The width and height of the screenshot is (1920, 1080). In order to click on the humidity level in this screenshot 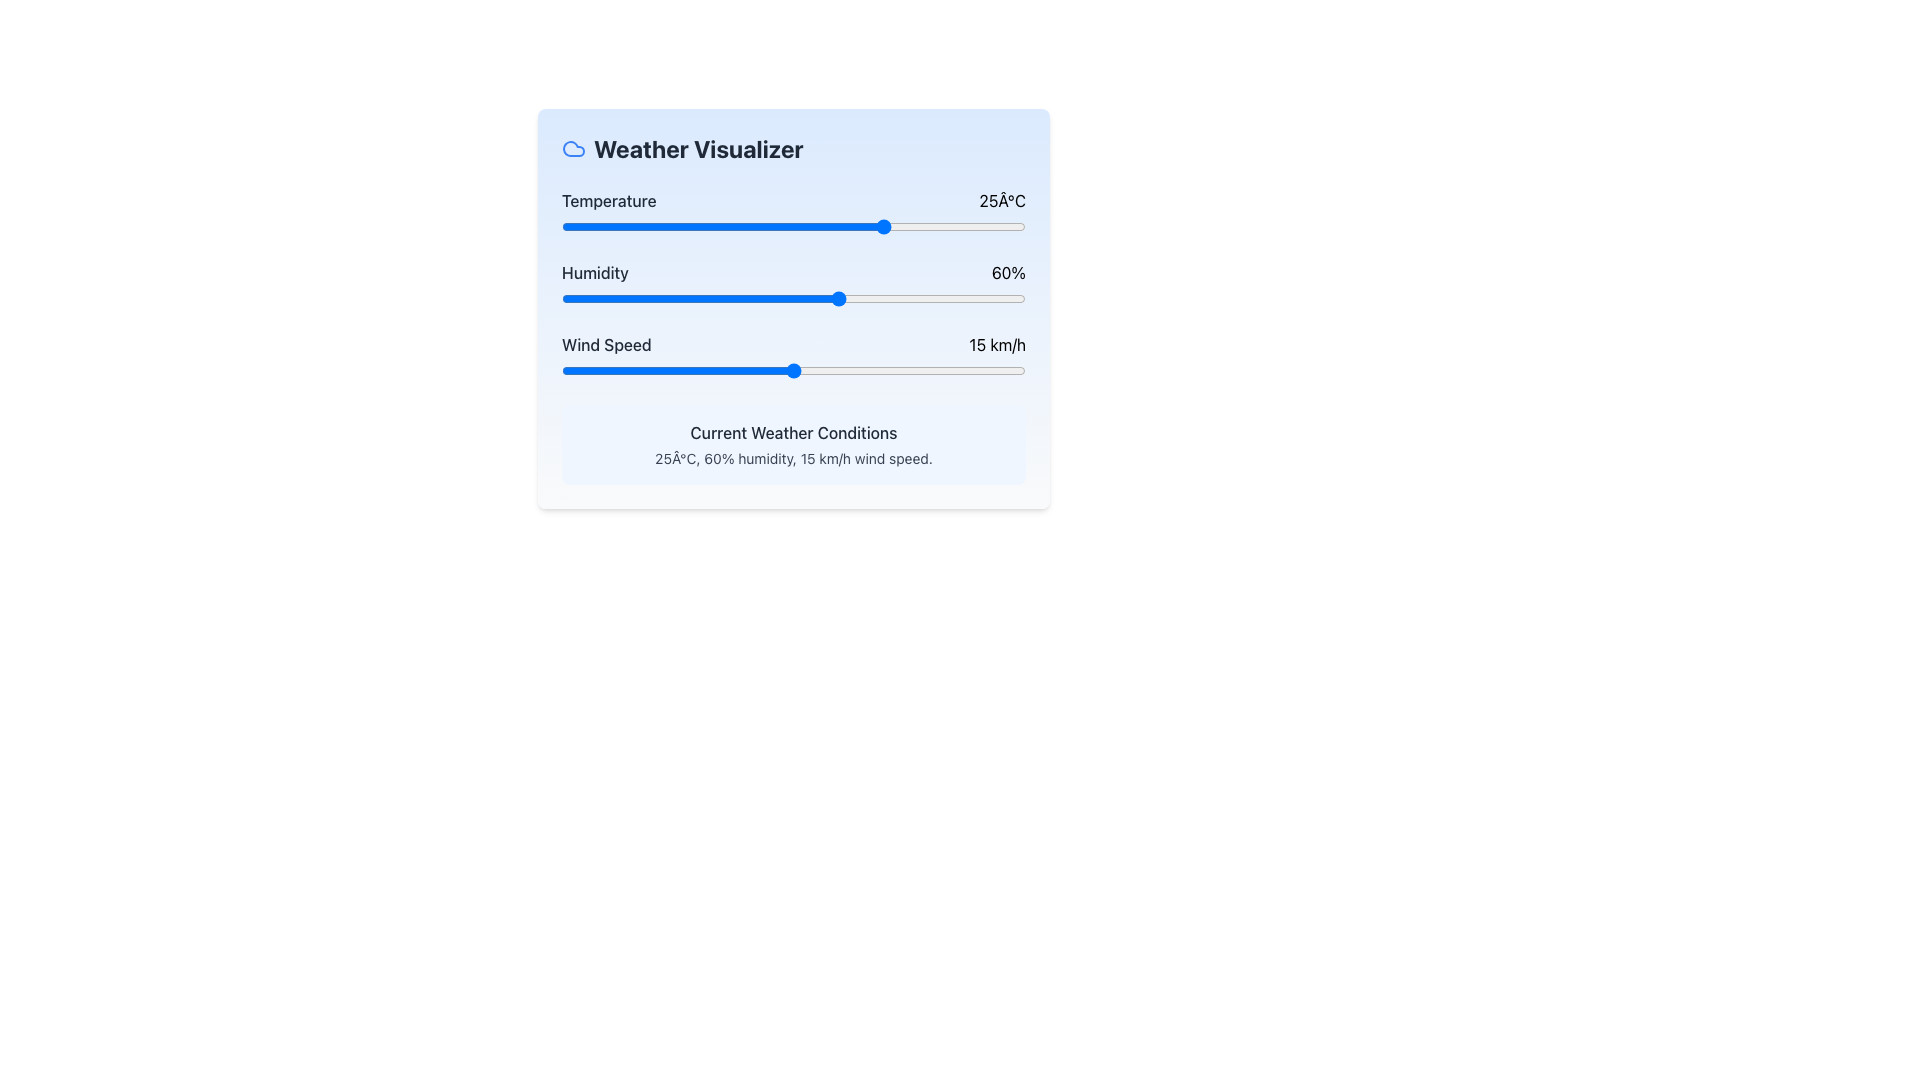, I will do `click(625, 299)`.